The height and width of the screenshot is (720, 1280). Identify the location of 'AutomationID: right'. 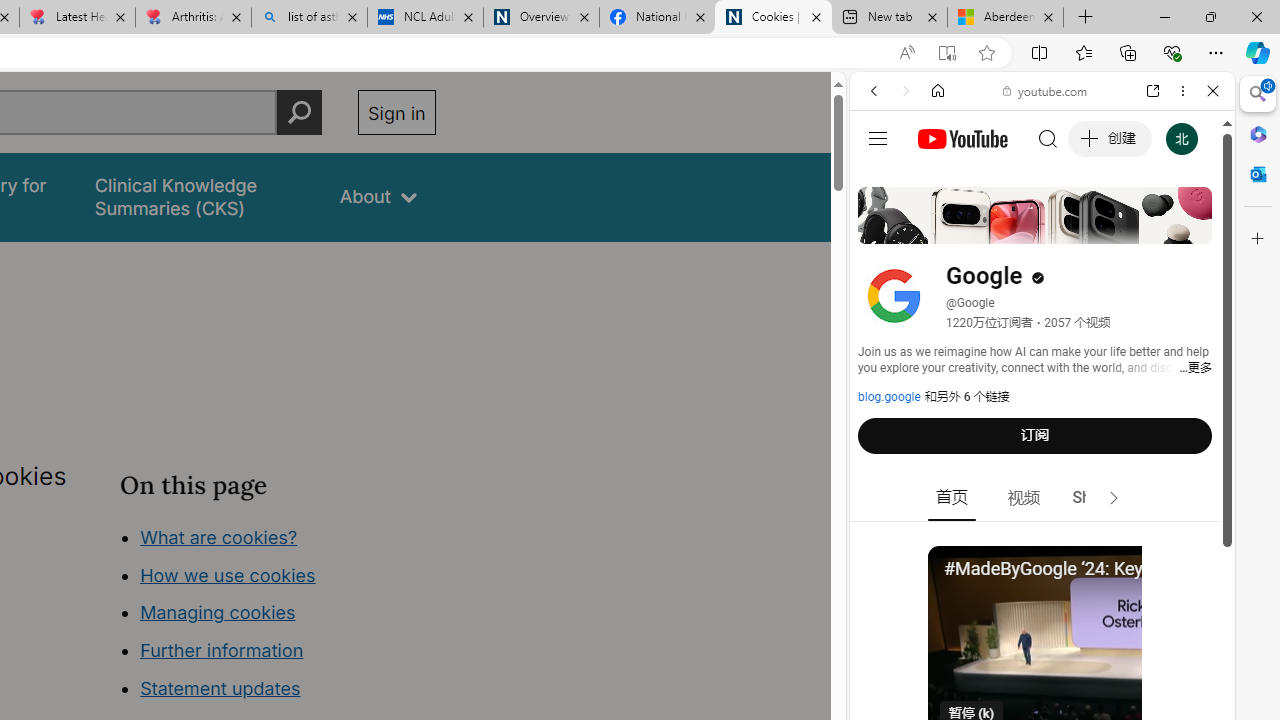
(1113, 497).